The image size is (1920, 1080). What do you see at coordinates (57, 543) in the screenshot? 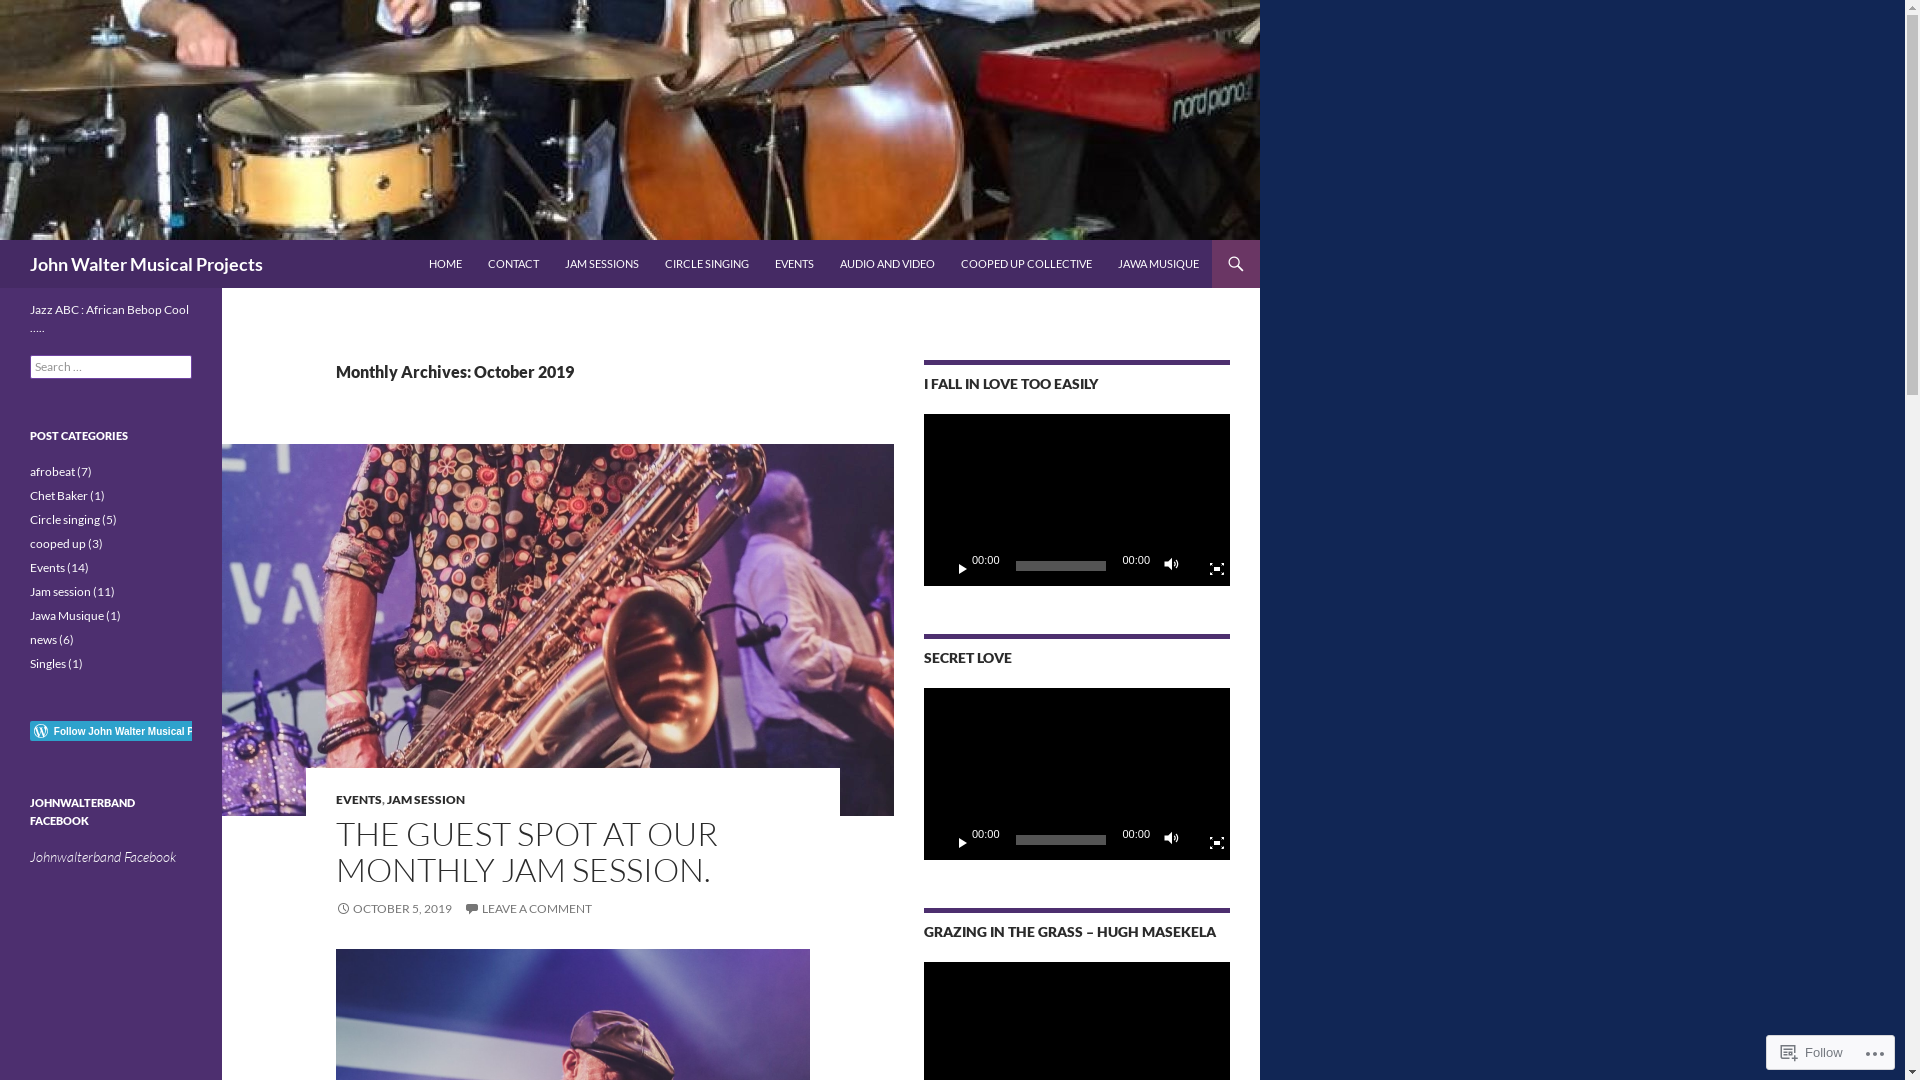
I see `'cooped up'` at bounding box center [57, 543].